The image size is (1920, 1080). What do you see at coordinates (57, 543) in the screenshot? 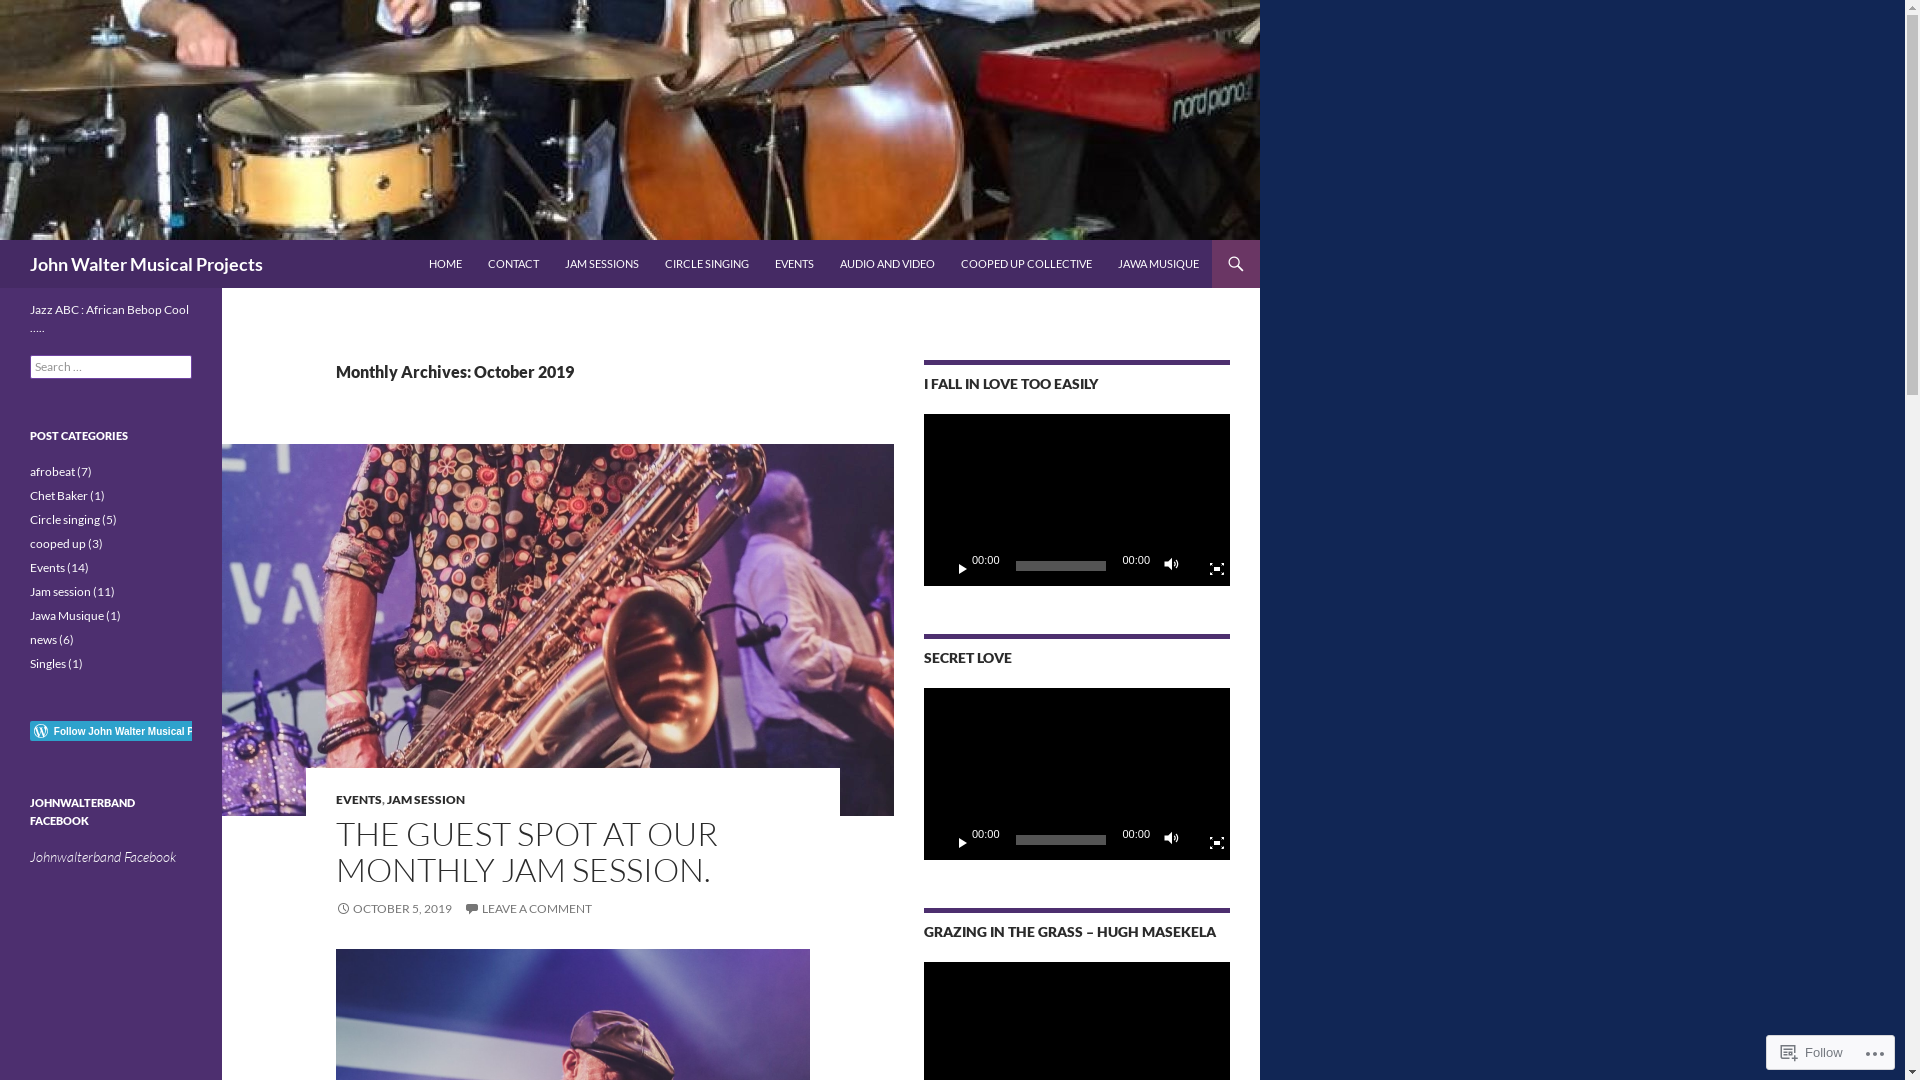
I see `'cooped up'` at bounding box center [57, 543].